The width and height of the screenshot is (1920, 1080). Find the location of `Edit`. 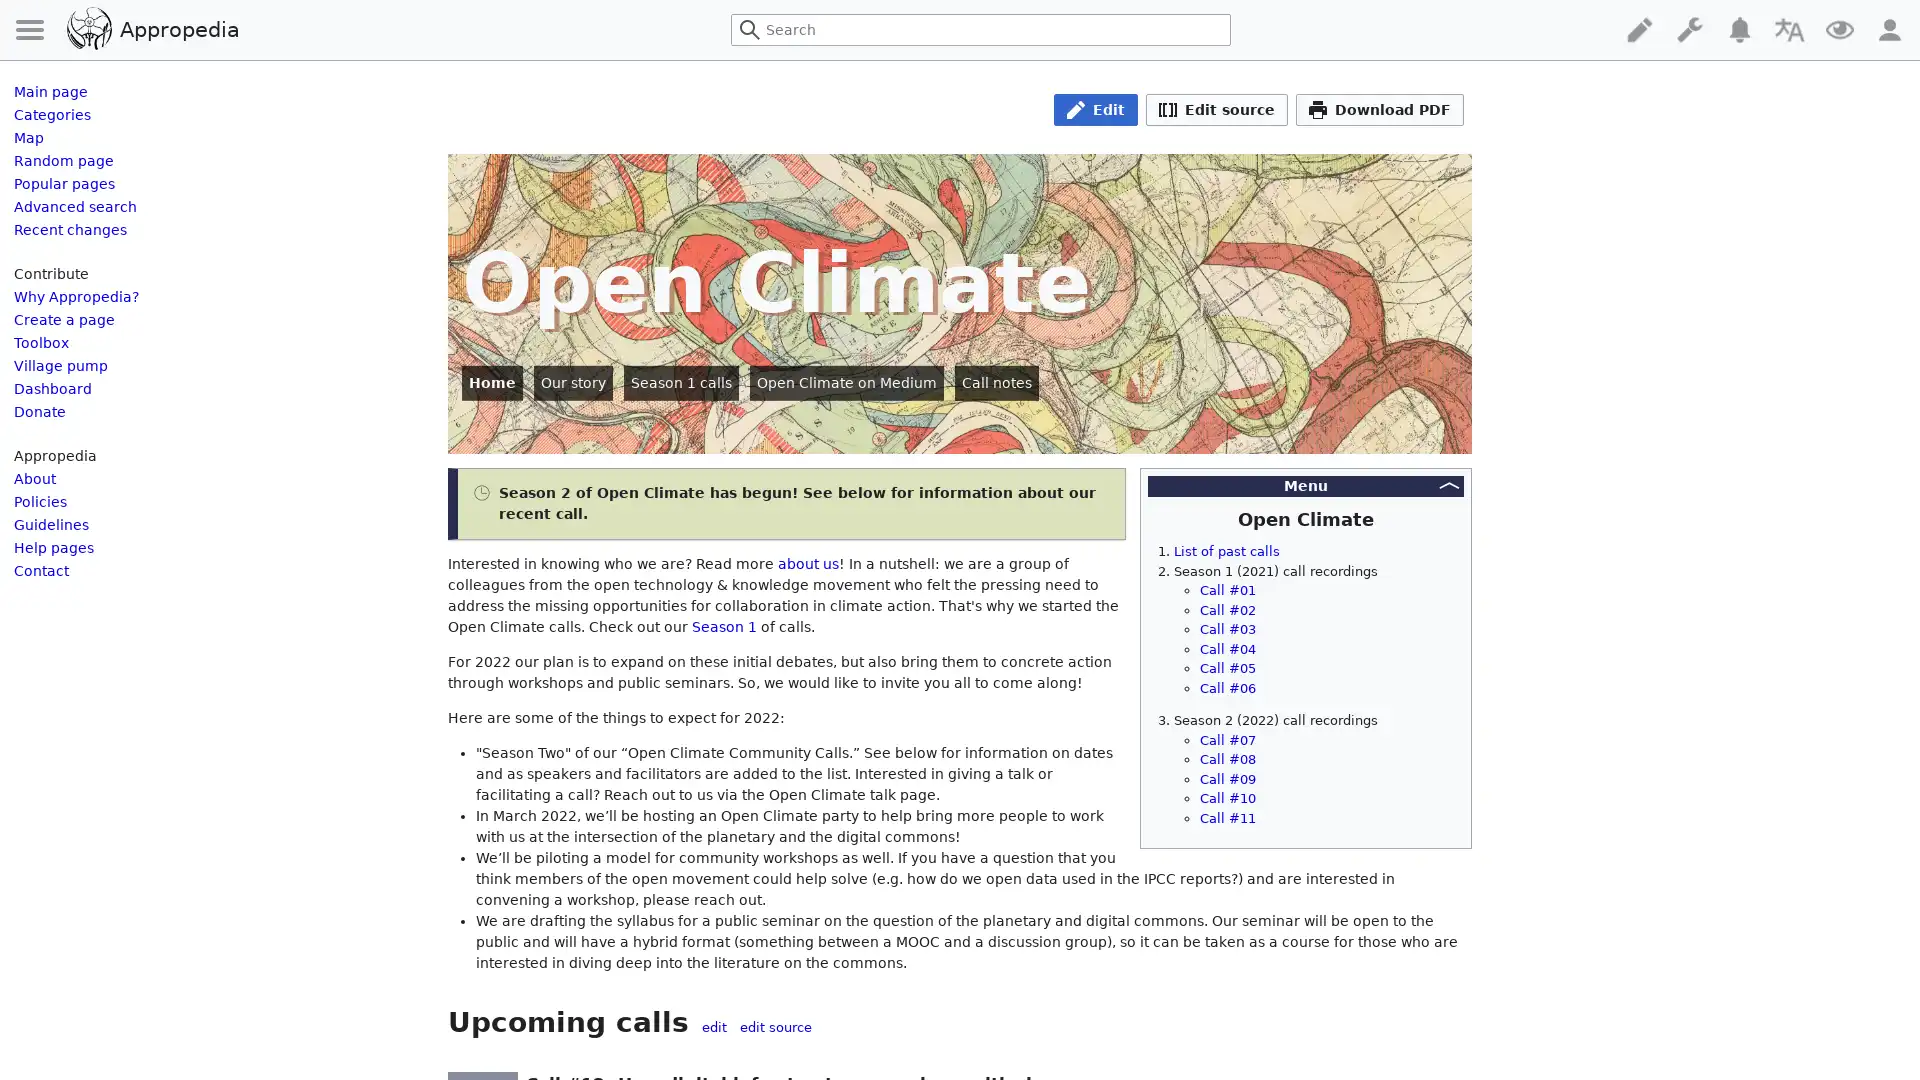

Edit is located at coordinates (1094, 110).